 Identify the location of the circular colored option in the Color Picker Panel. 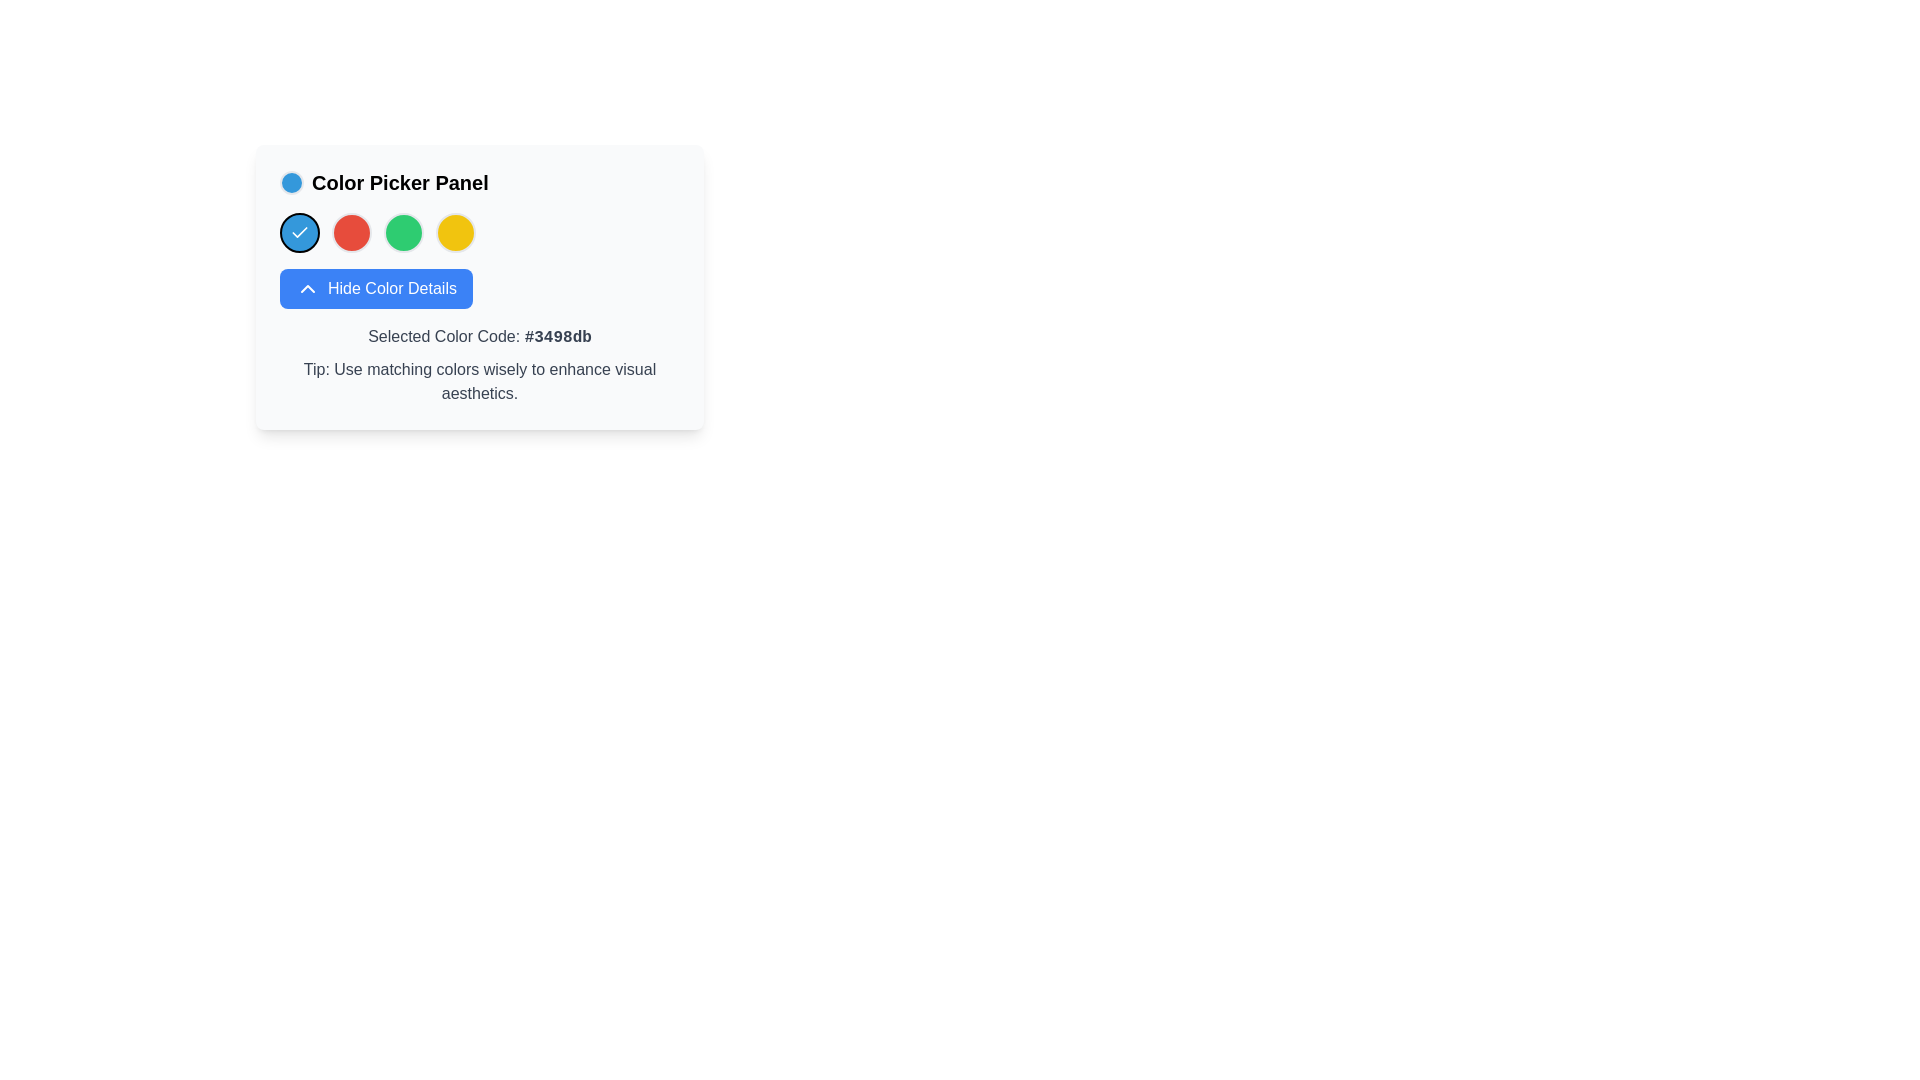
(480, 231).